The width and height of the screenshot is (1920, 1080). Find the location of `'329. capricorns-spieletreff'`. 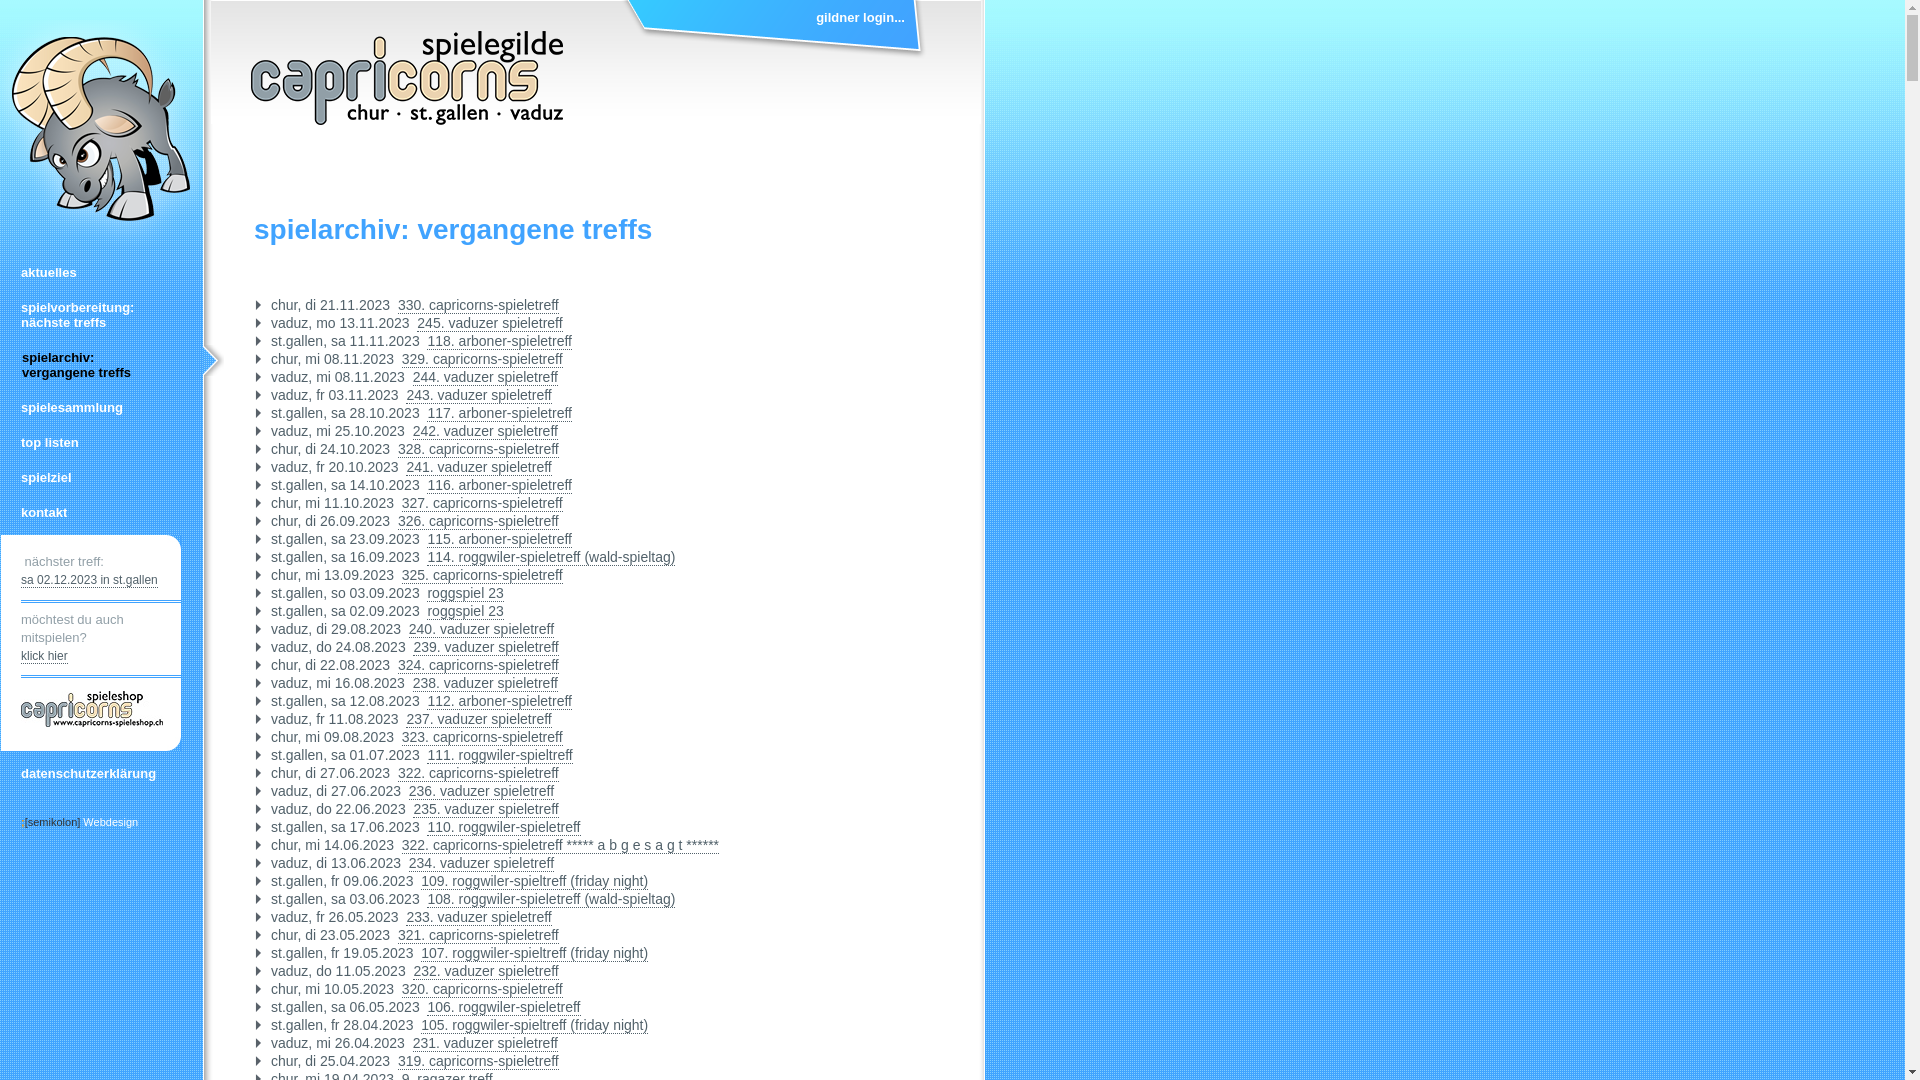

'329. capricorns-spieletreff' is located at coordinates (482, 358).